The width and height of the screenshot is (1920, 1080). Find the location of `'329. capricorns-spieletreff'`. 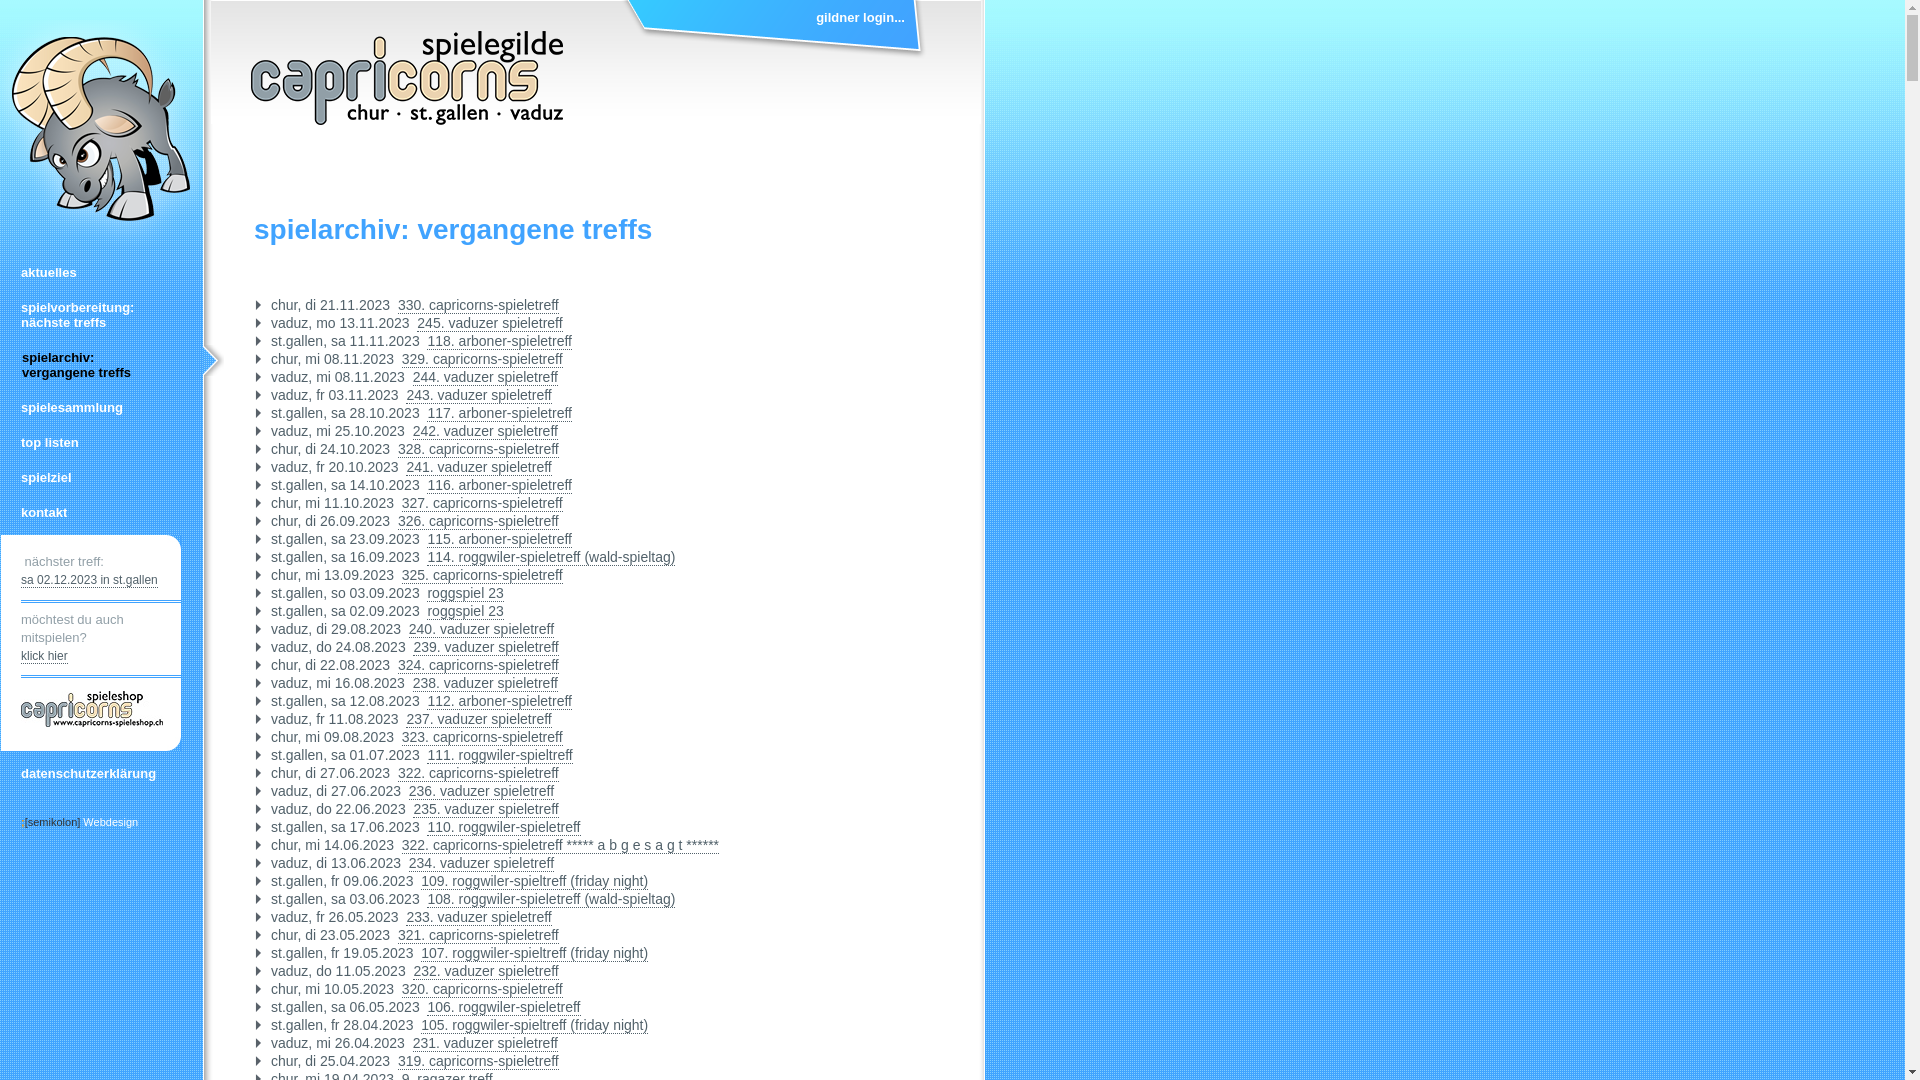

'329. capricorns-spieletreff' is located at coordinates (482, 358).